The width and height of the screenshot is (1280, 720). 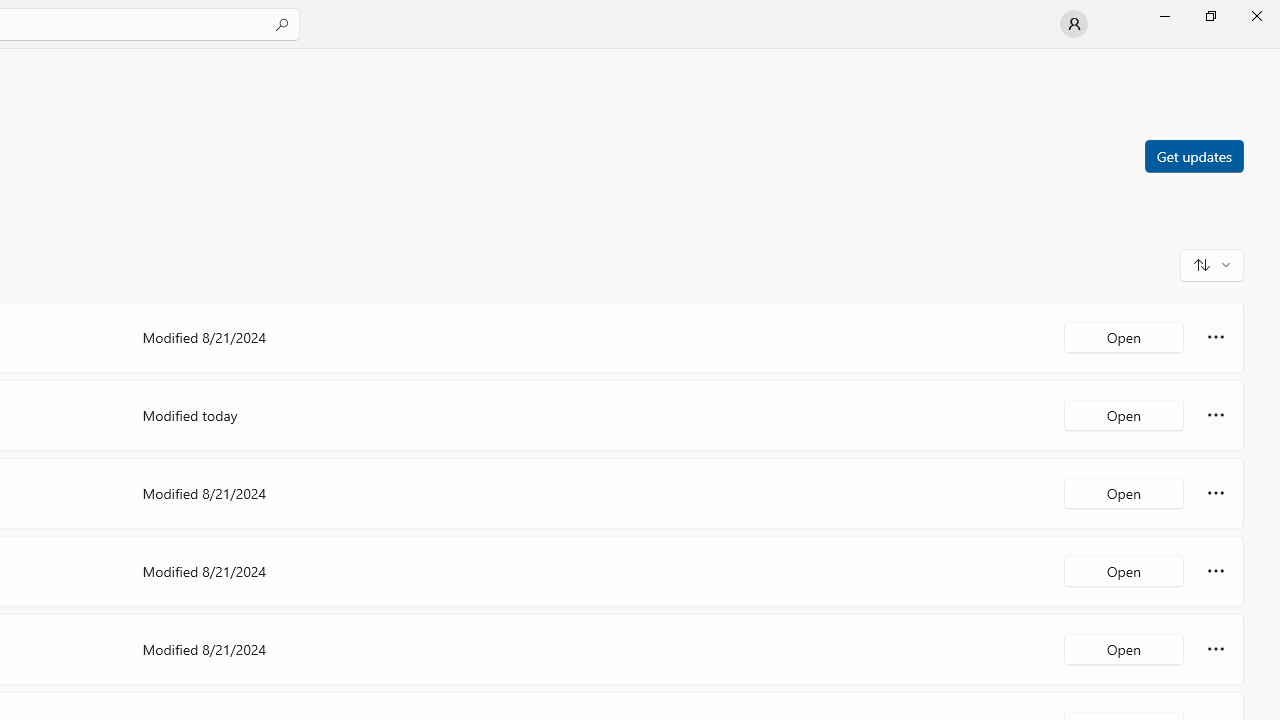 I want to click on 'Minimize Microsoft Store', so click(x=1164, y=15).